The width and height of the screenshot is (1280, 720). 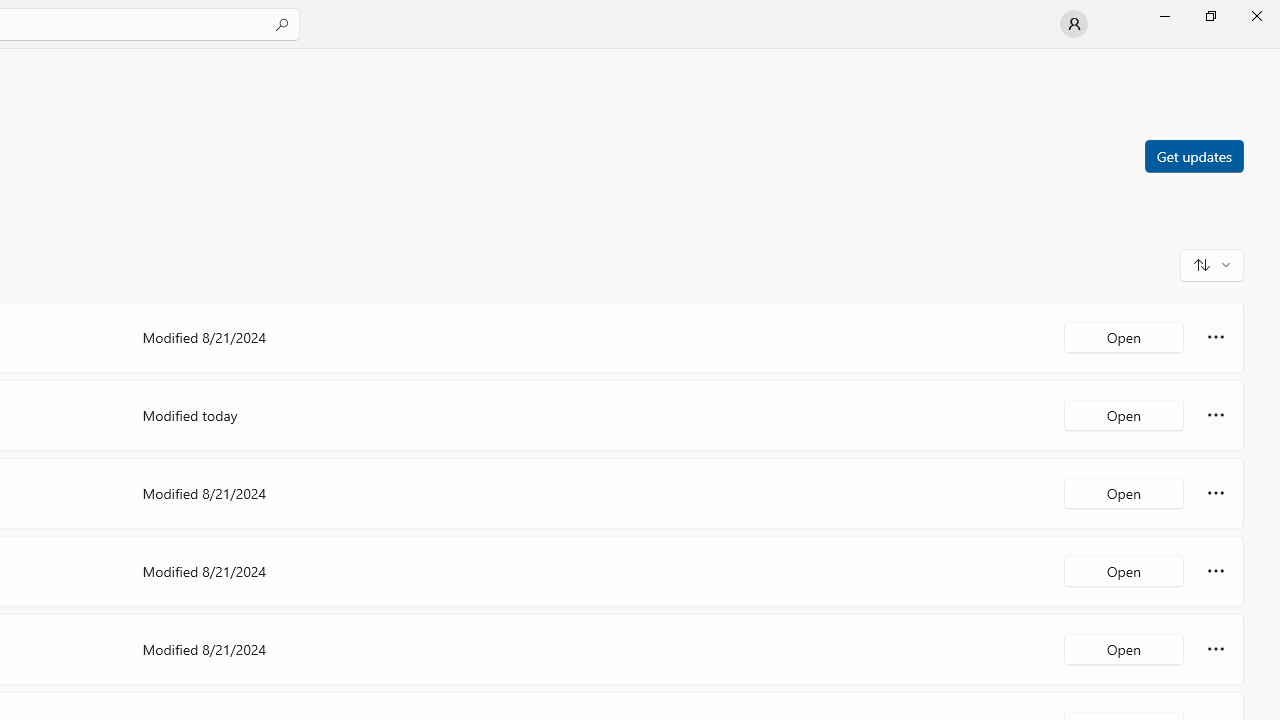 I want to click on 'Minimize Microsoft Store', so click(x=1164, y=15).